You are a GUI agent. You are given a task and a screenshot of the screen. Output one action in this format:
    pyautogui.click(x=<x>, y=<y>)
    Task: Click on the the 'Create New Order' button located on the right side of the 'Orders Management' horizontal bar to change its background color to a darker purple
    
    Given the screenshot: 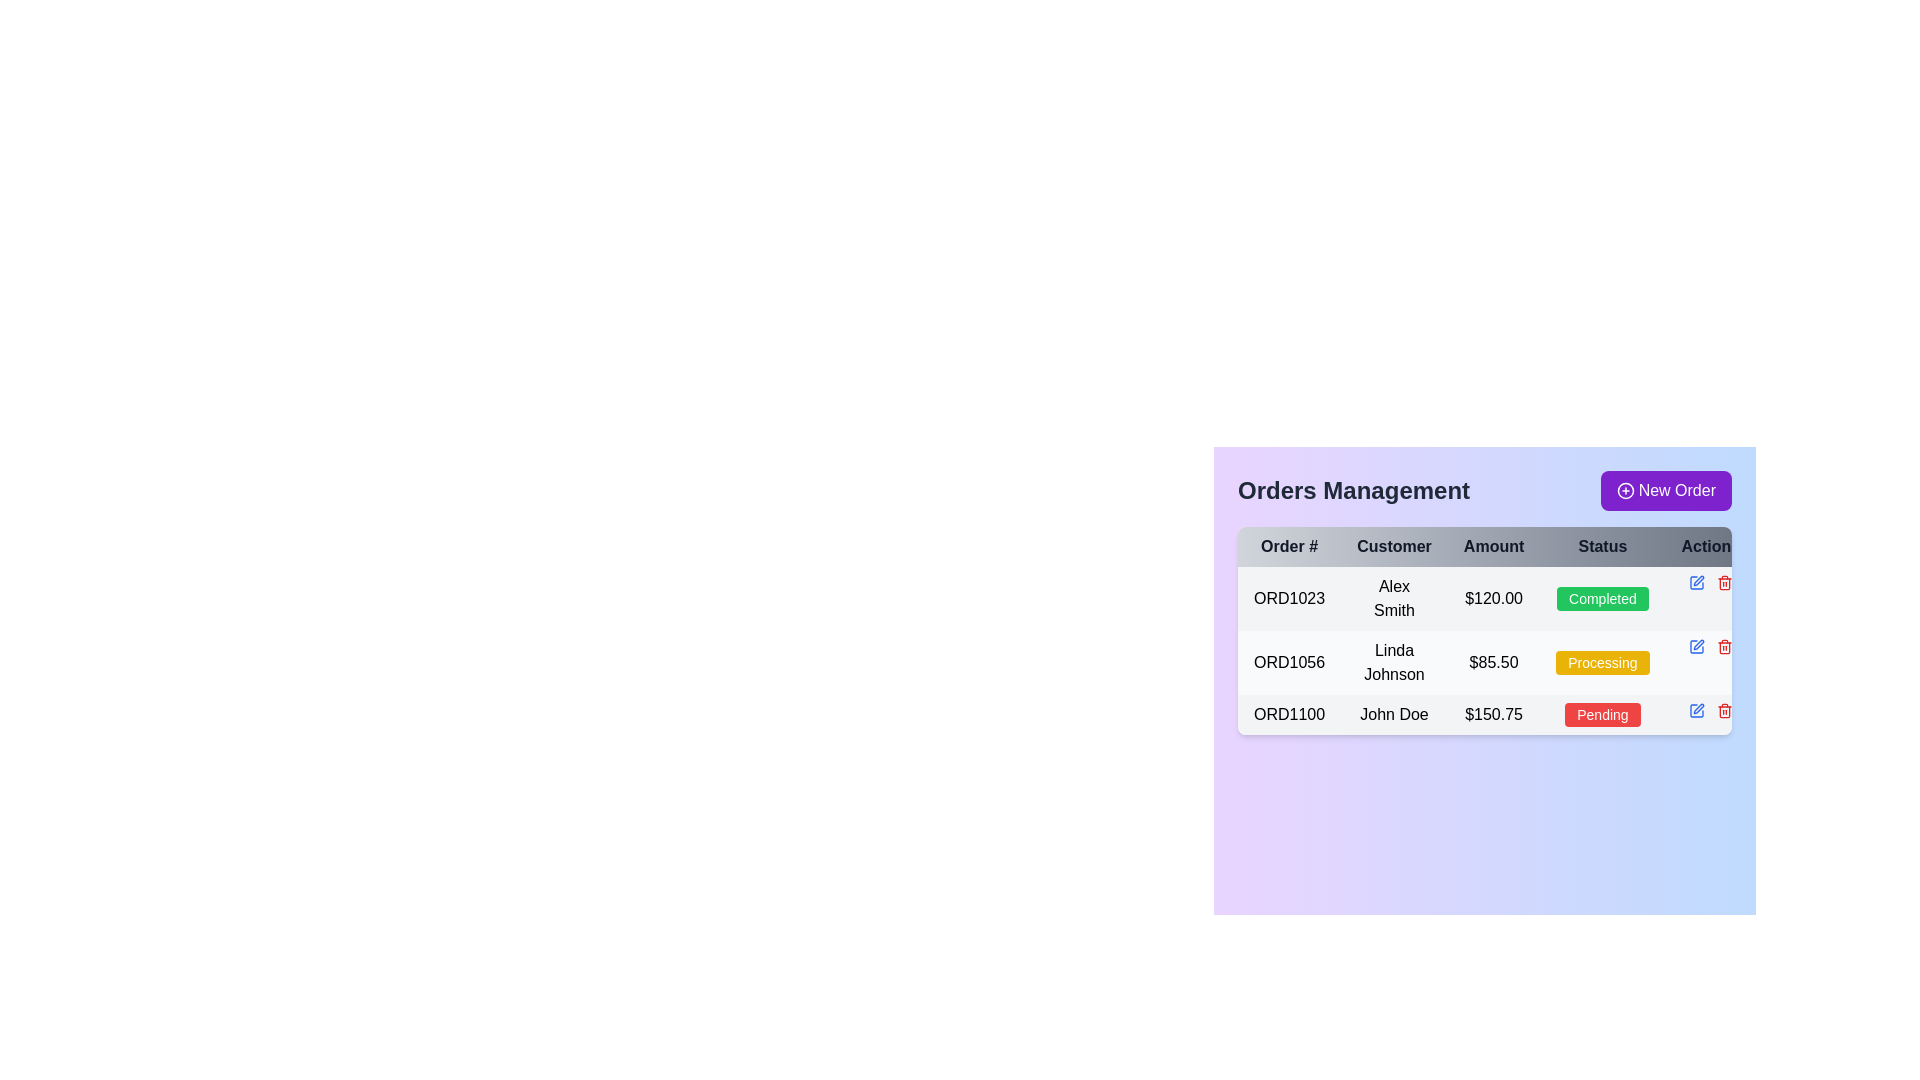 What is the action you would take?
    pyautogui.click(x=1666, y=490)
    